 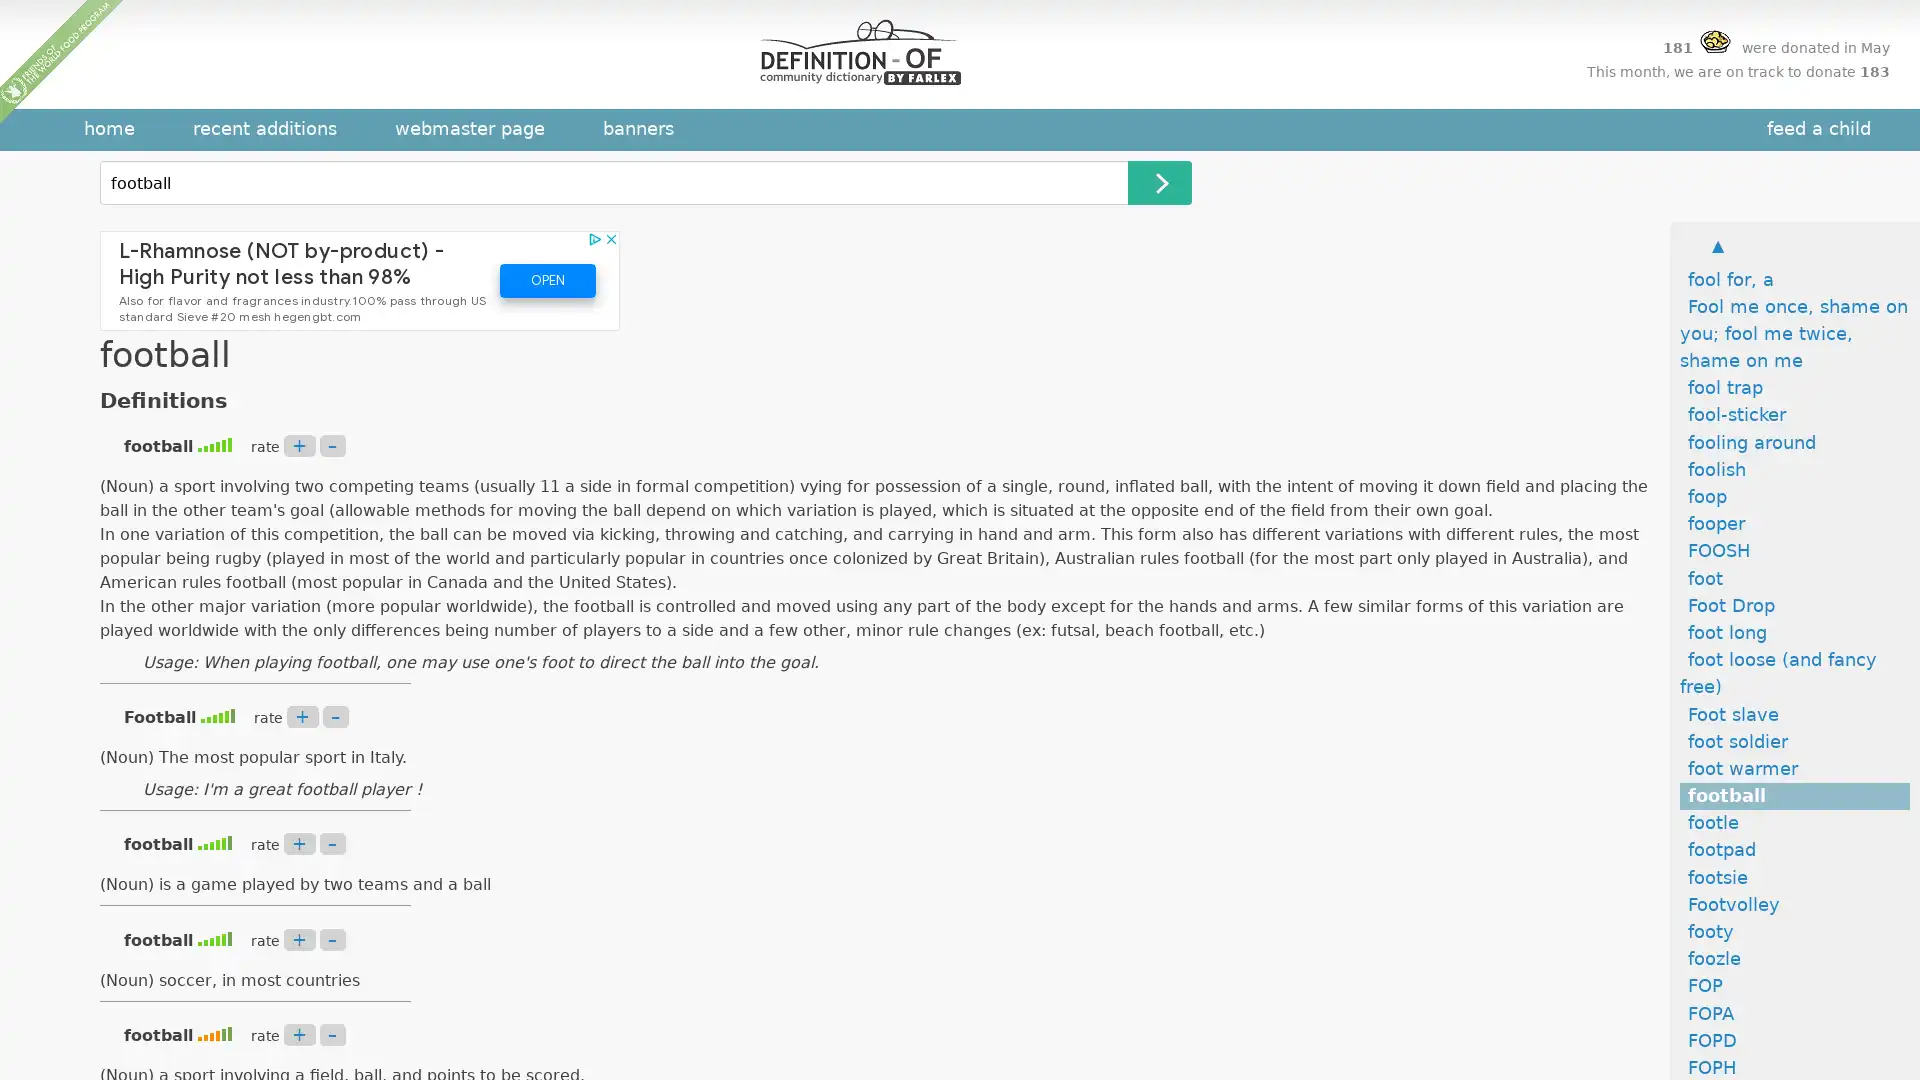 What do you see at coordinates (1160, 182) in the screenshot?
I see `Search` at bounding box center [1160, 182].